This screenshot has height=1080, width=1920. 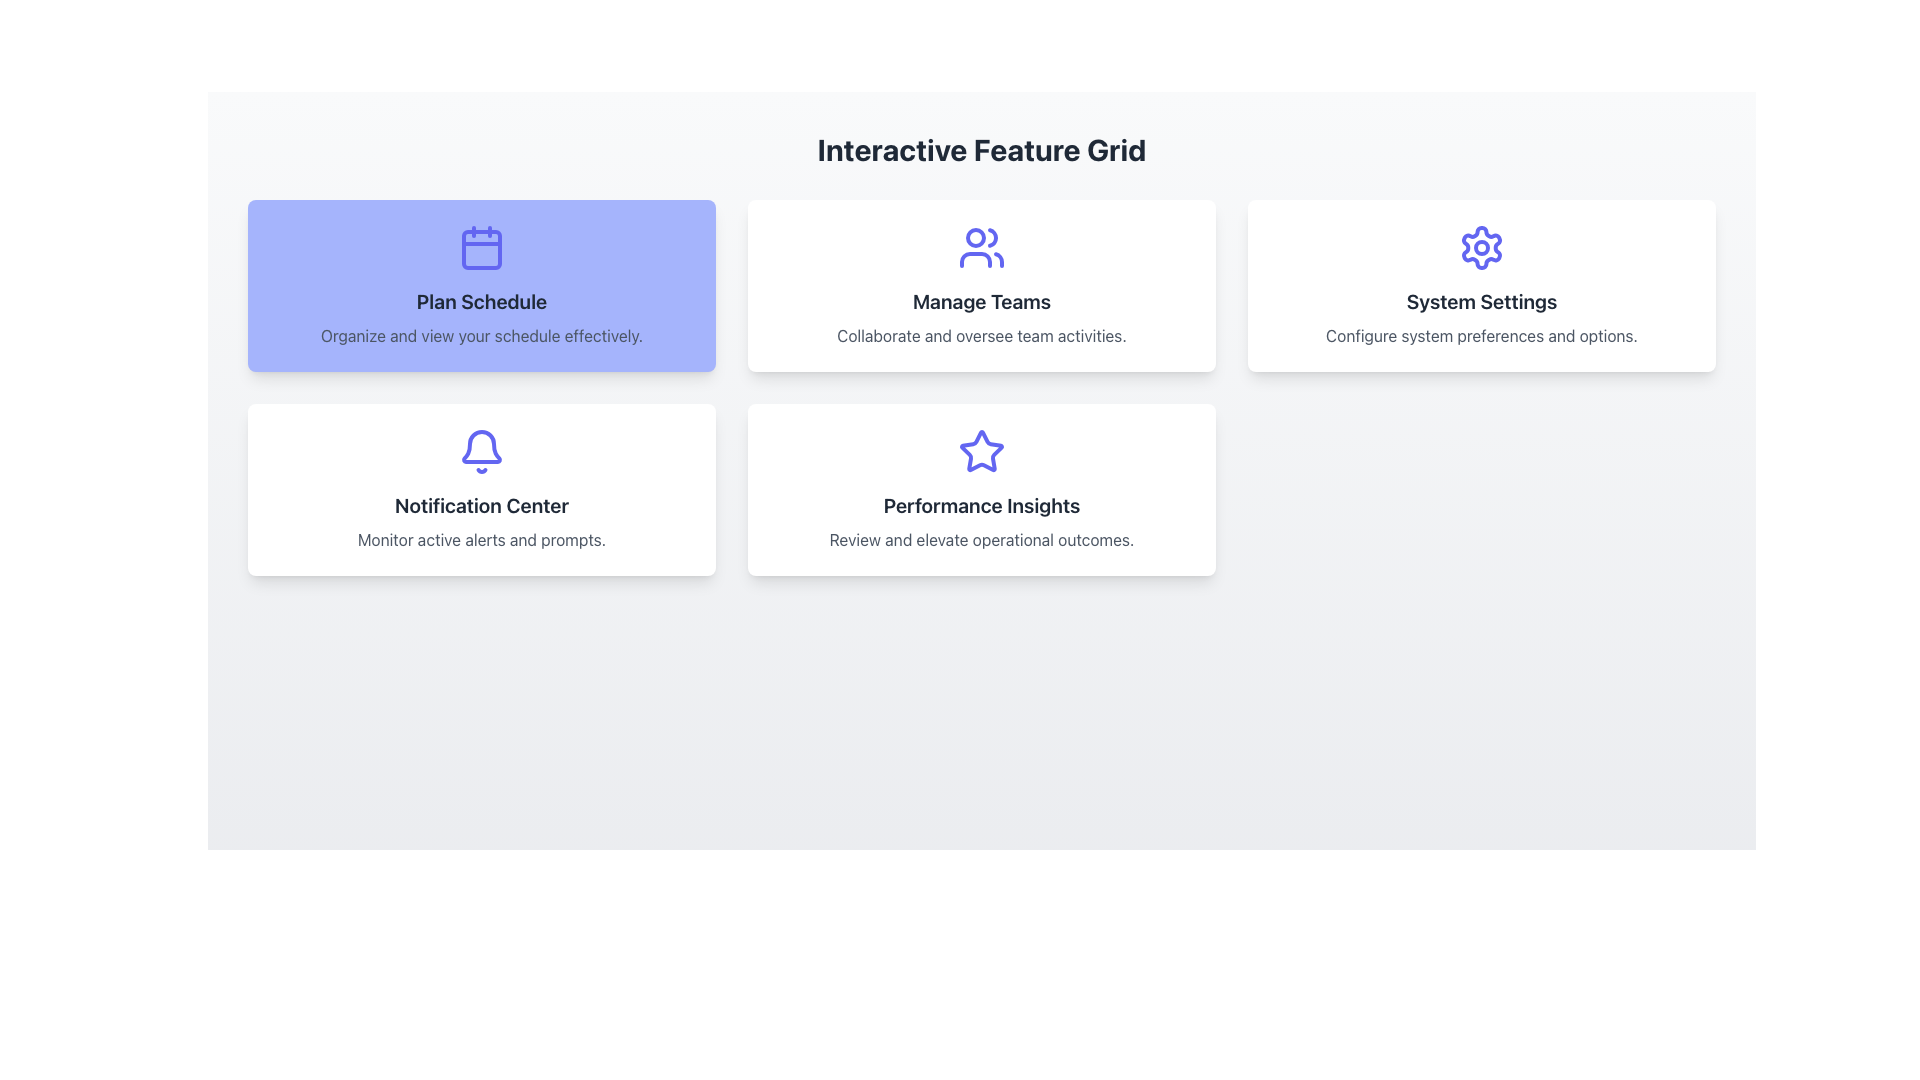 What do you see at coordinates (1482, 246) in the screenshot?
I see `the system settings icon located in the top half of the 'System Settings' card, which is positioned in the top-right corner of the feature grid` at bounding box center [1482, 246].